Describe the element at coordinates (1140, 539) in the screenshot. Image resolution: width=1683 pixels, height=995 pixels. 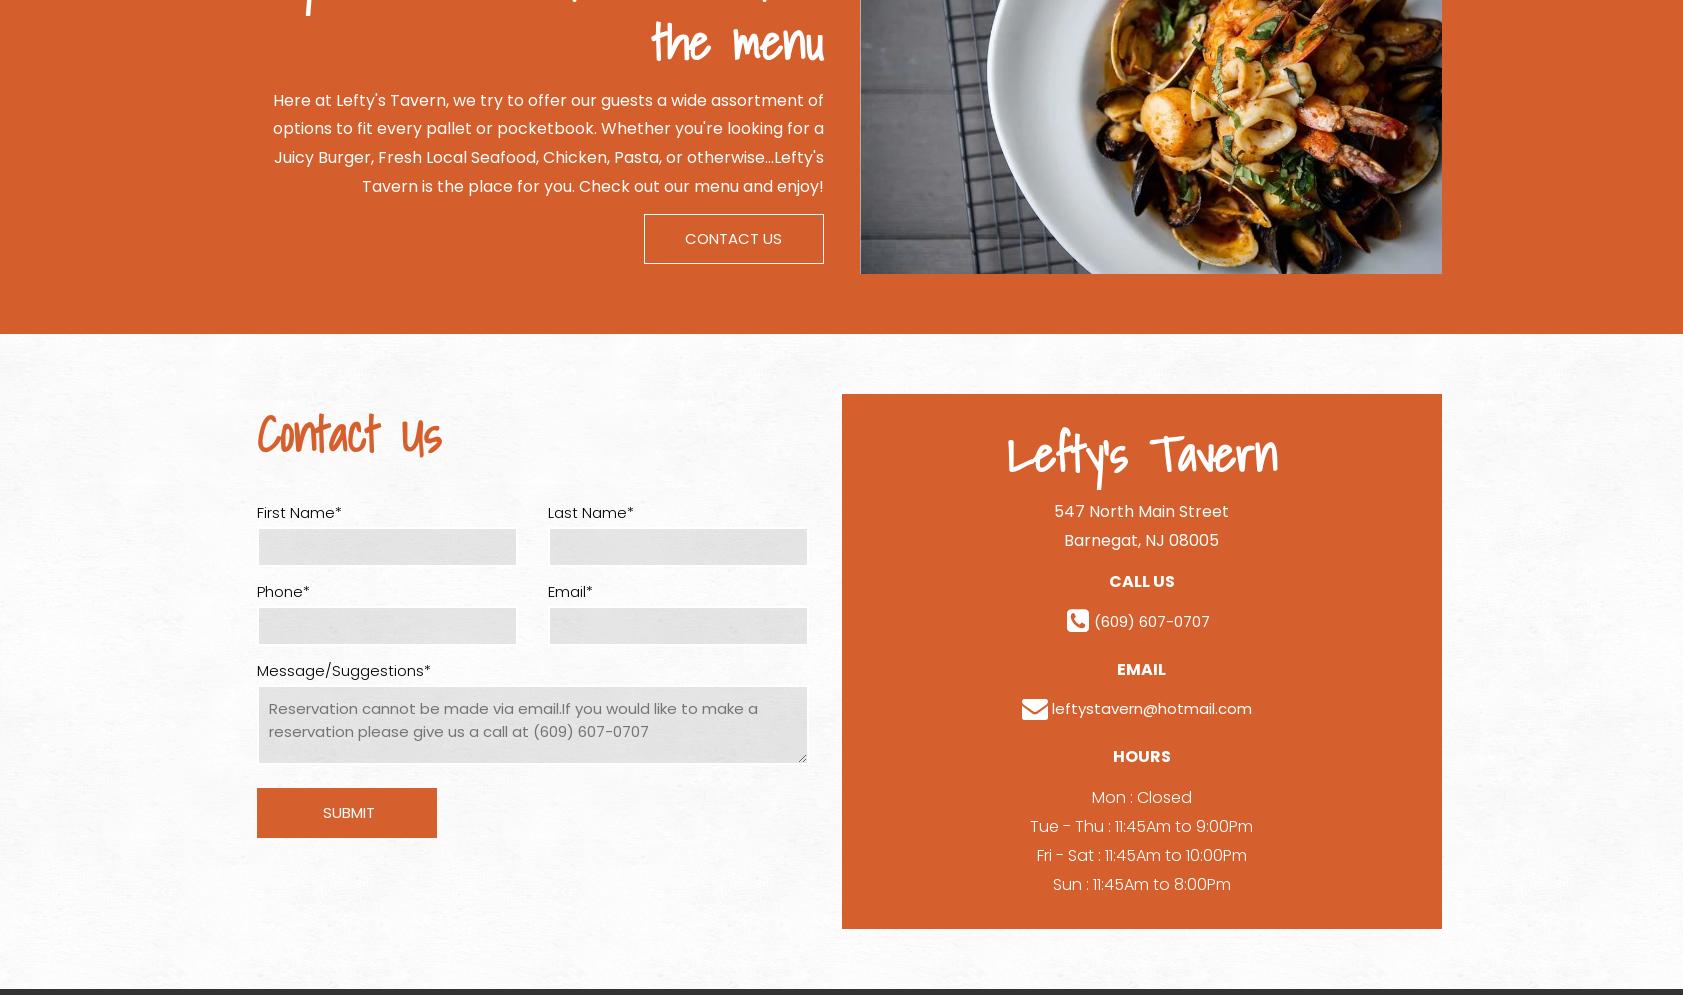
I see `'Barnegat, NJ 08005'` at that location.